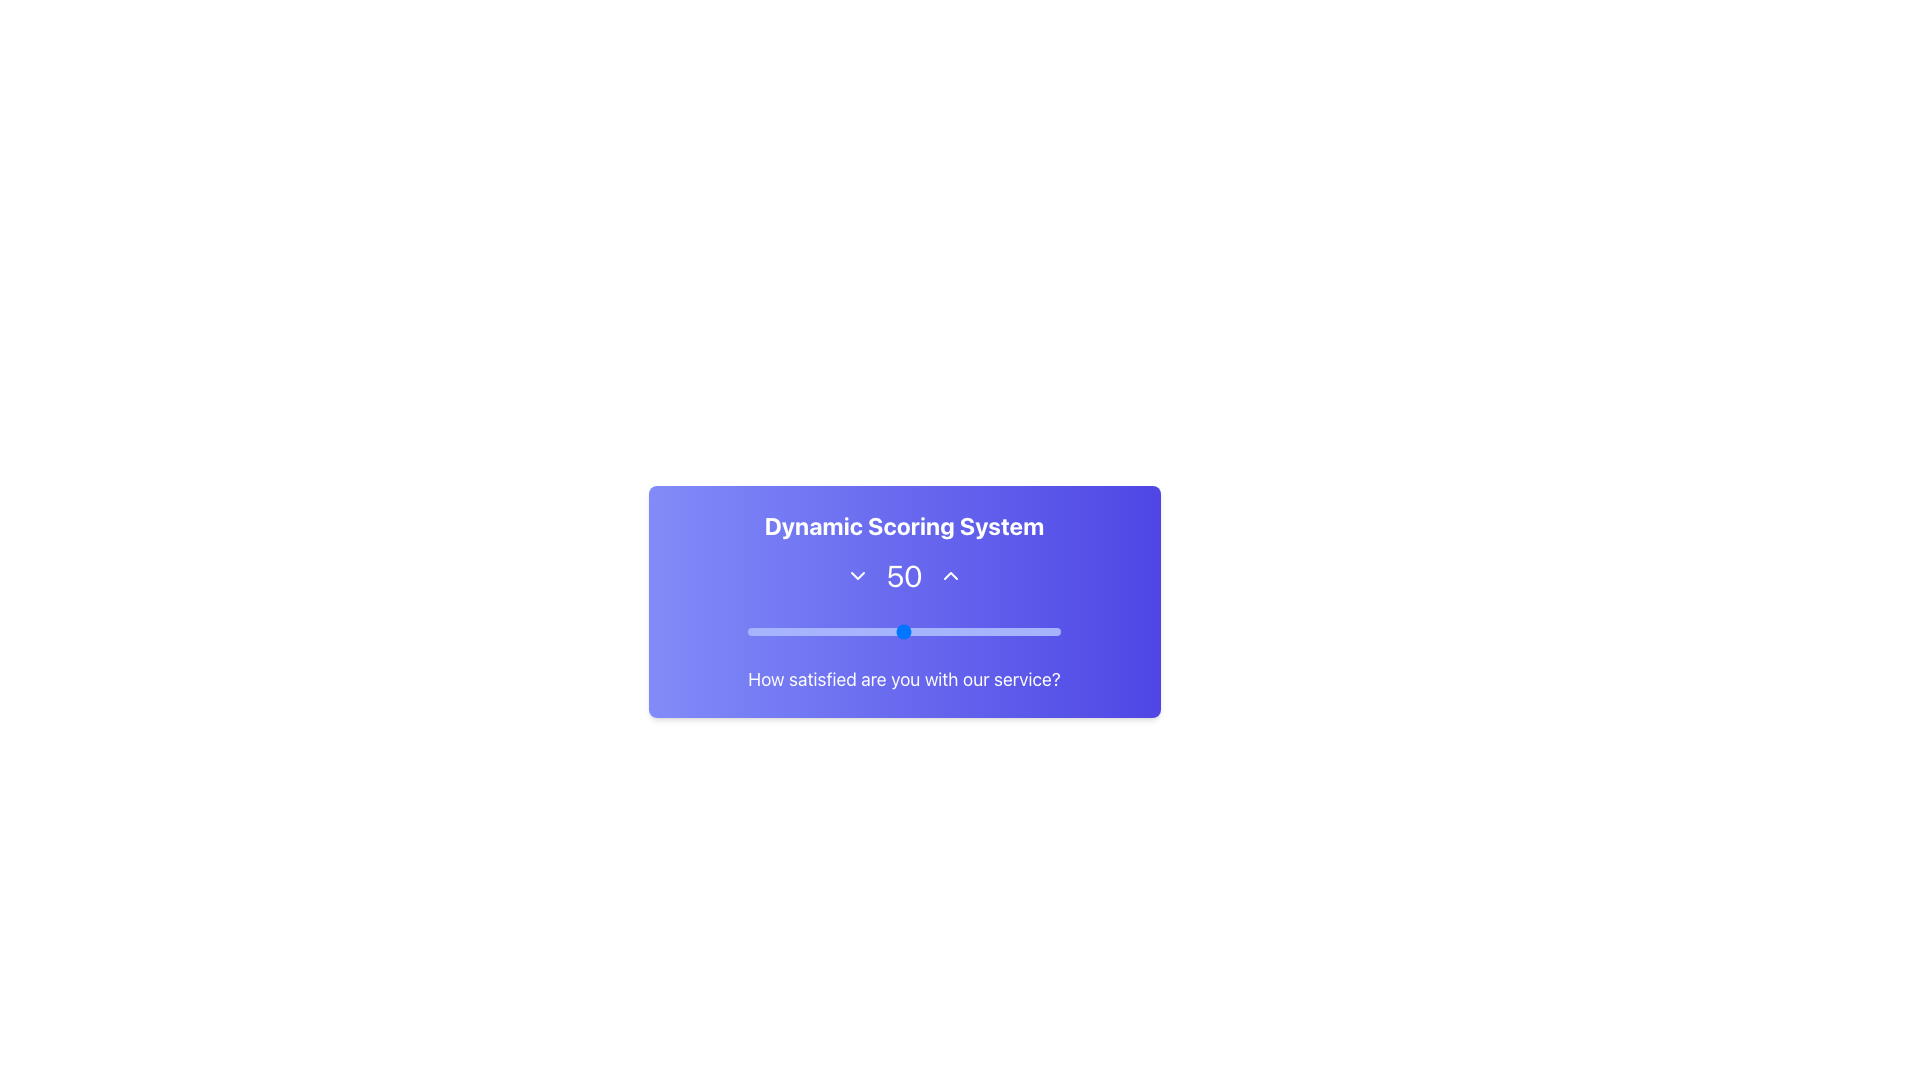  Describe the element at coordinates (949, 575) in the screenshot. I see `the increment button icon located to the right of the number '50' in the 'Dynamic Scoring System' panel for a visual effect` at that location.